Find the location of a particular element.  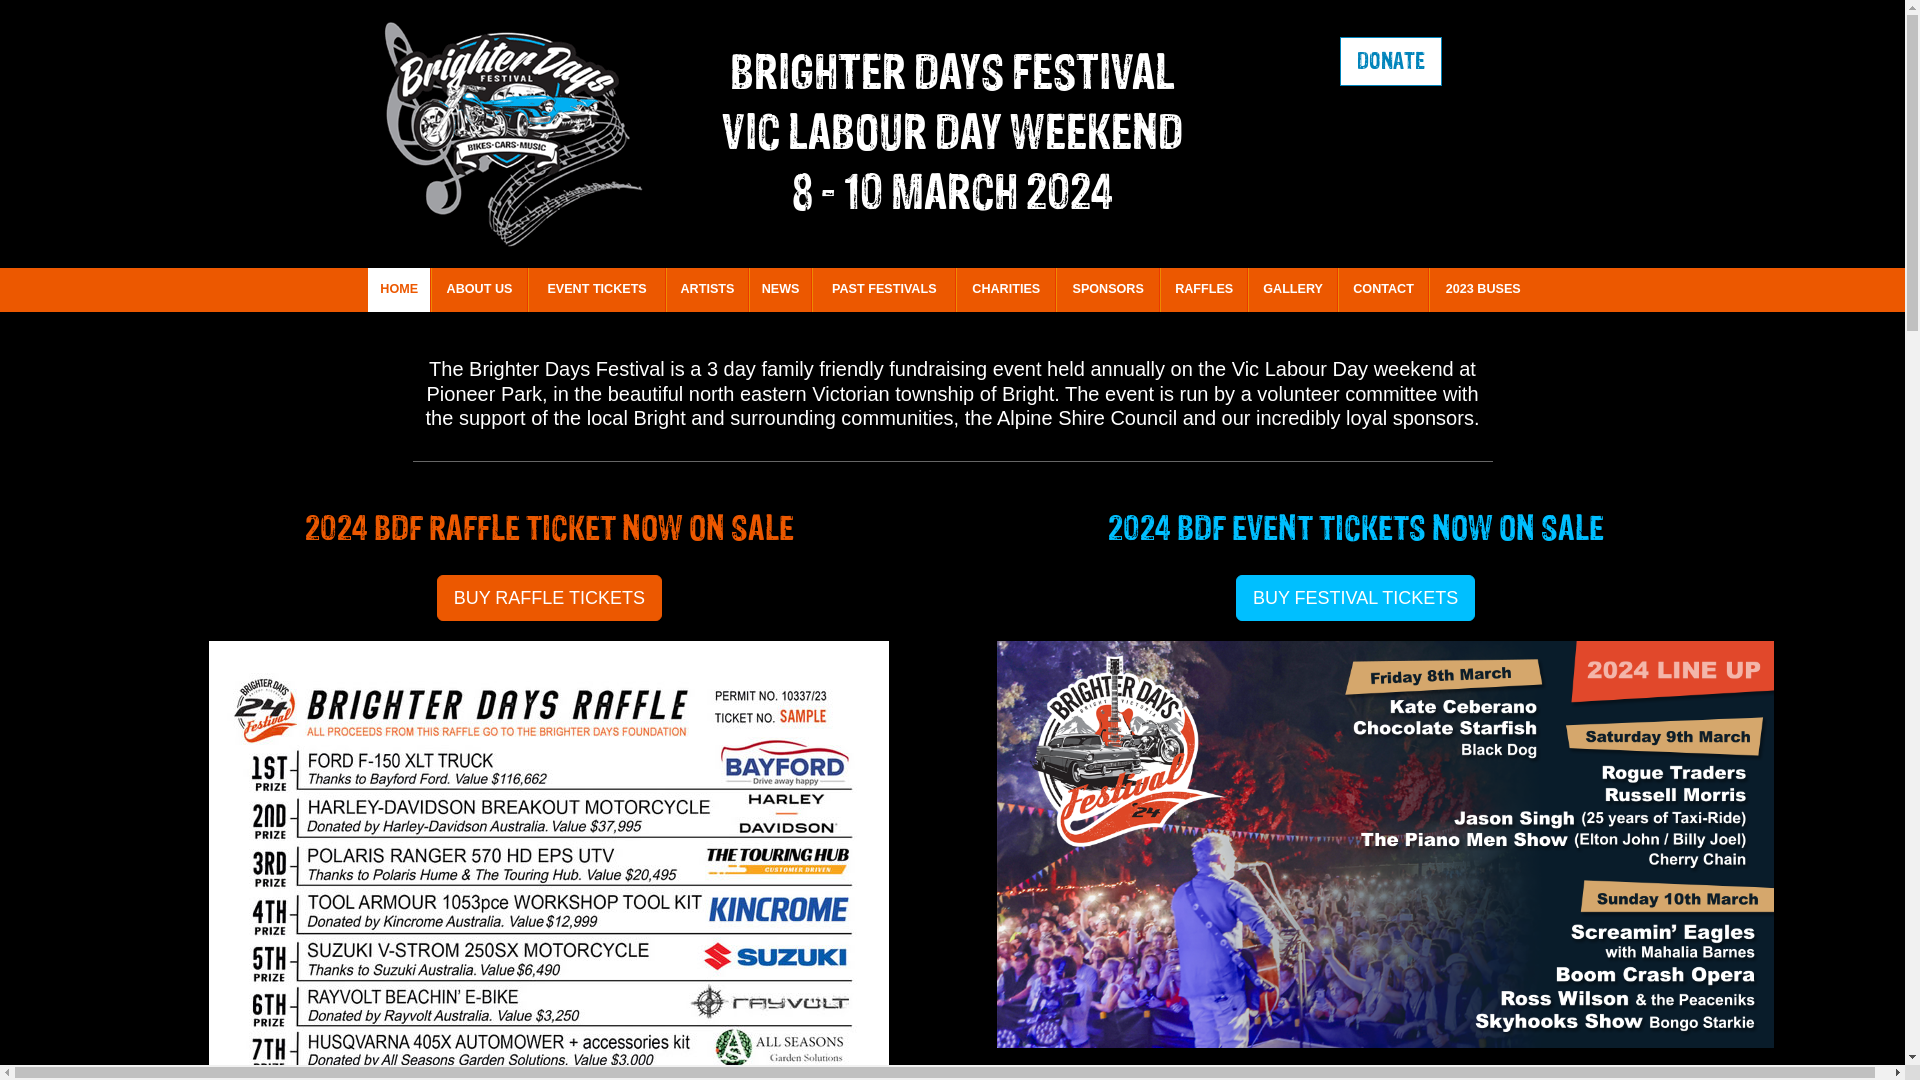

'2023 BUSES' is located at coordinates (1483, 289).